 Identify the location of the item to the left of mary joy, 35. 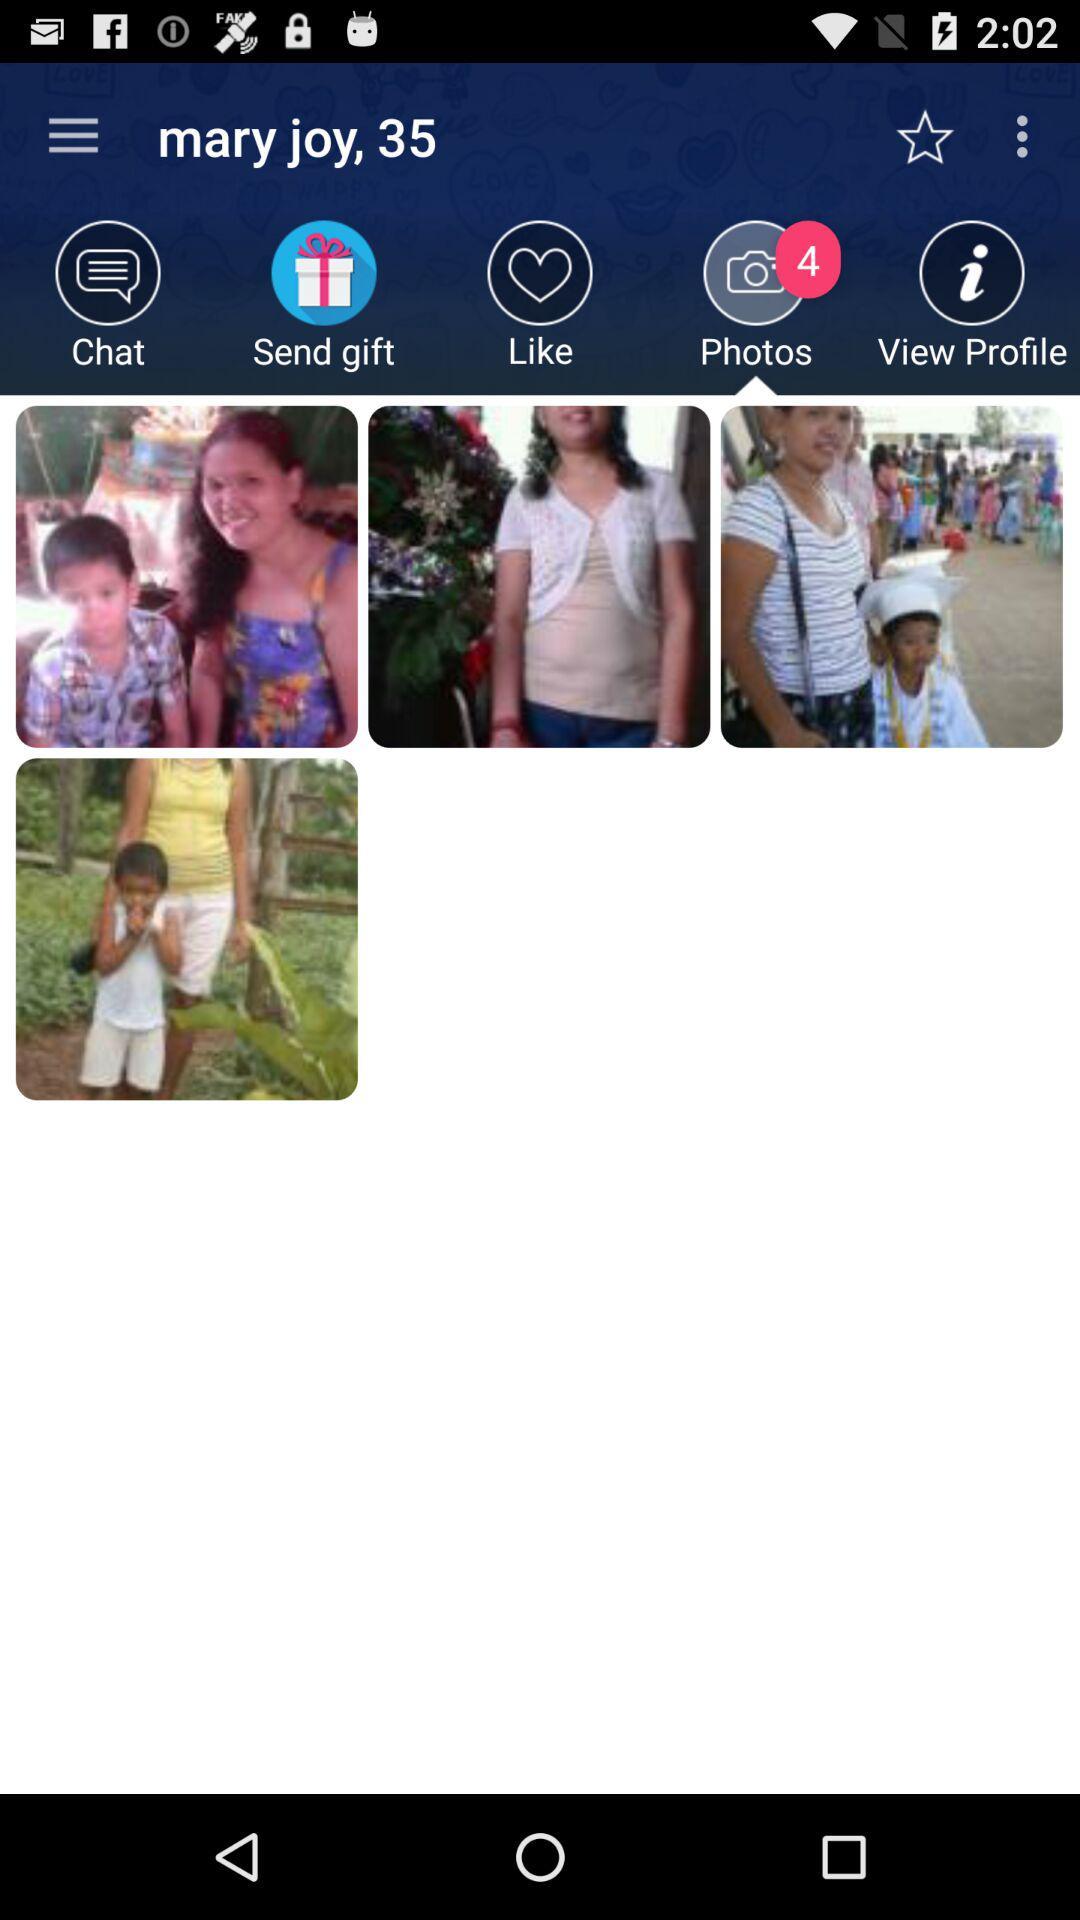
(72, 135).